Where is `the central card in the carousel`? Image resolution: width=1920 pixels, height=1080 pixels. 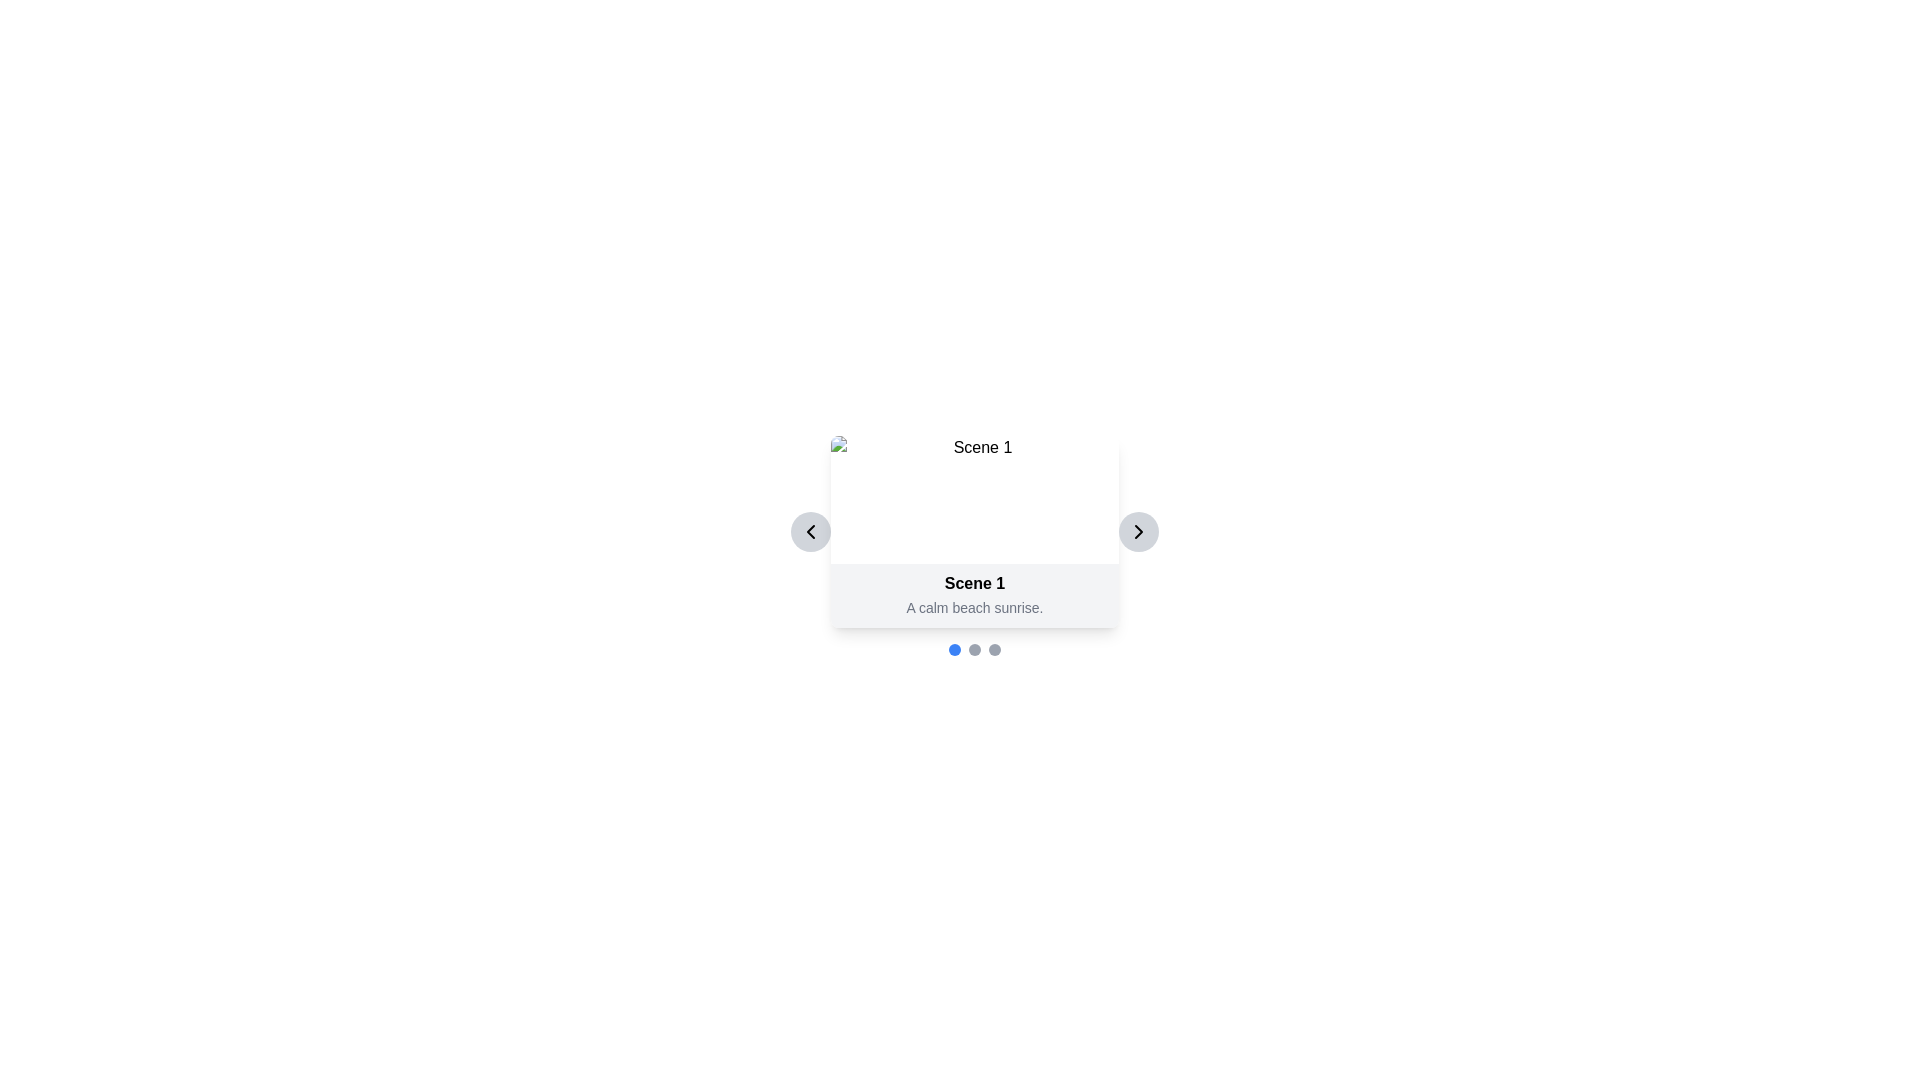 the central card in the carousel is located at coordinates (974, 531).